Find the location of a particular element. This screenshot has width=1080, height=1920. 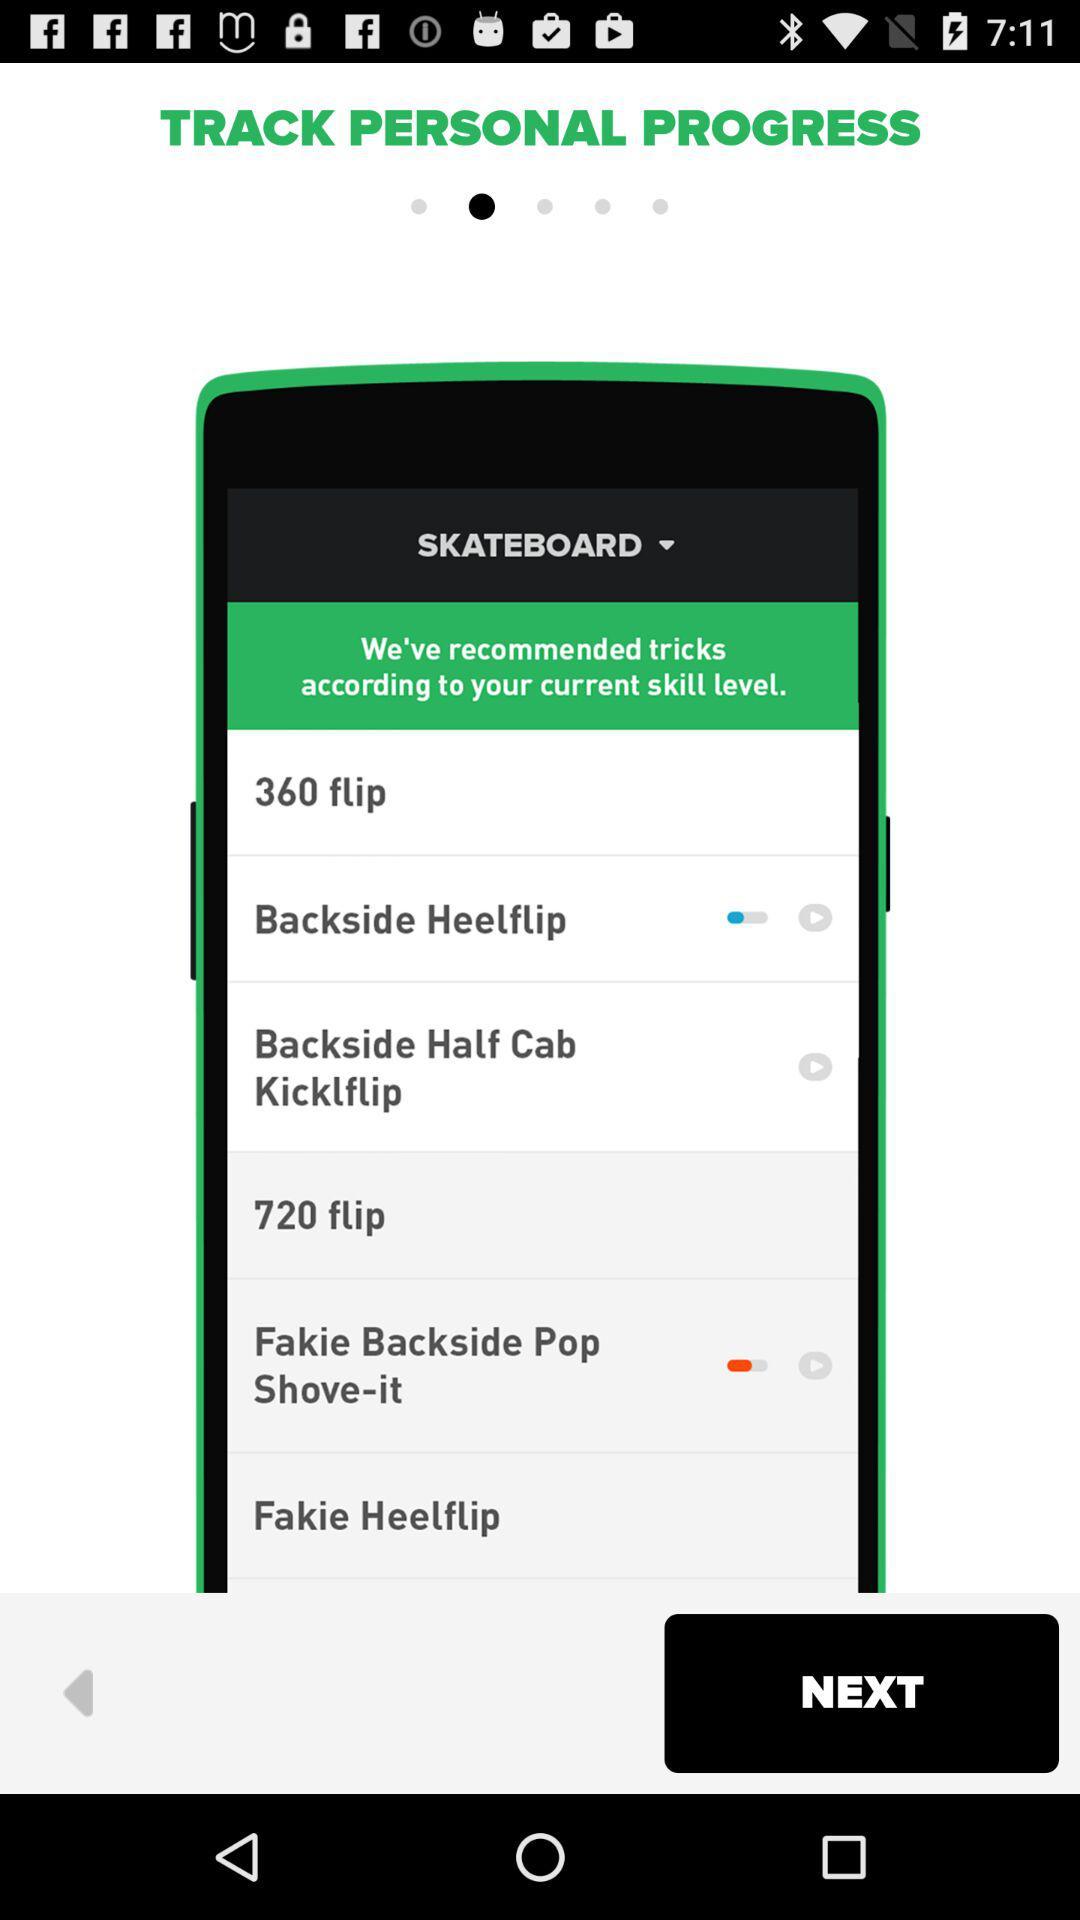

the arrow_backward icon is located at coordinates (76, 1812).